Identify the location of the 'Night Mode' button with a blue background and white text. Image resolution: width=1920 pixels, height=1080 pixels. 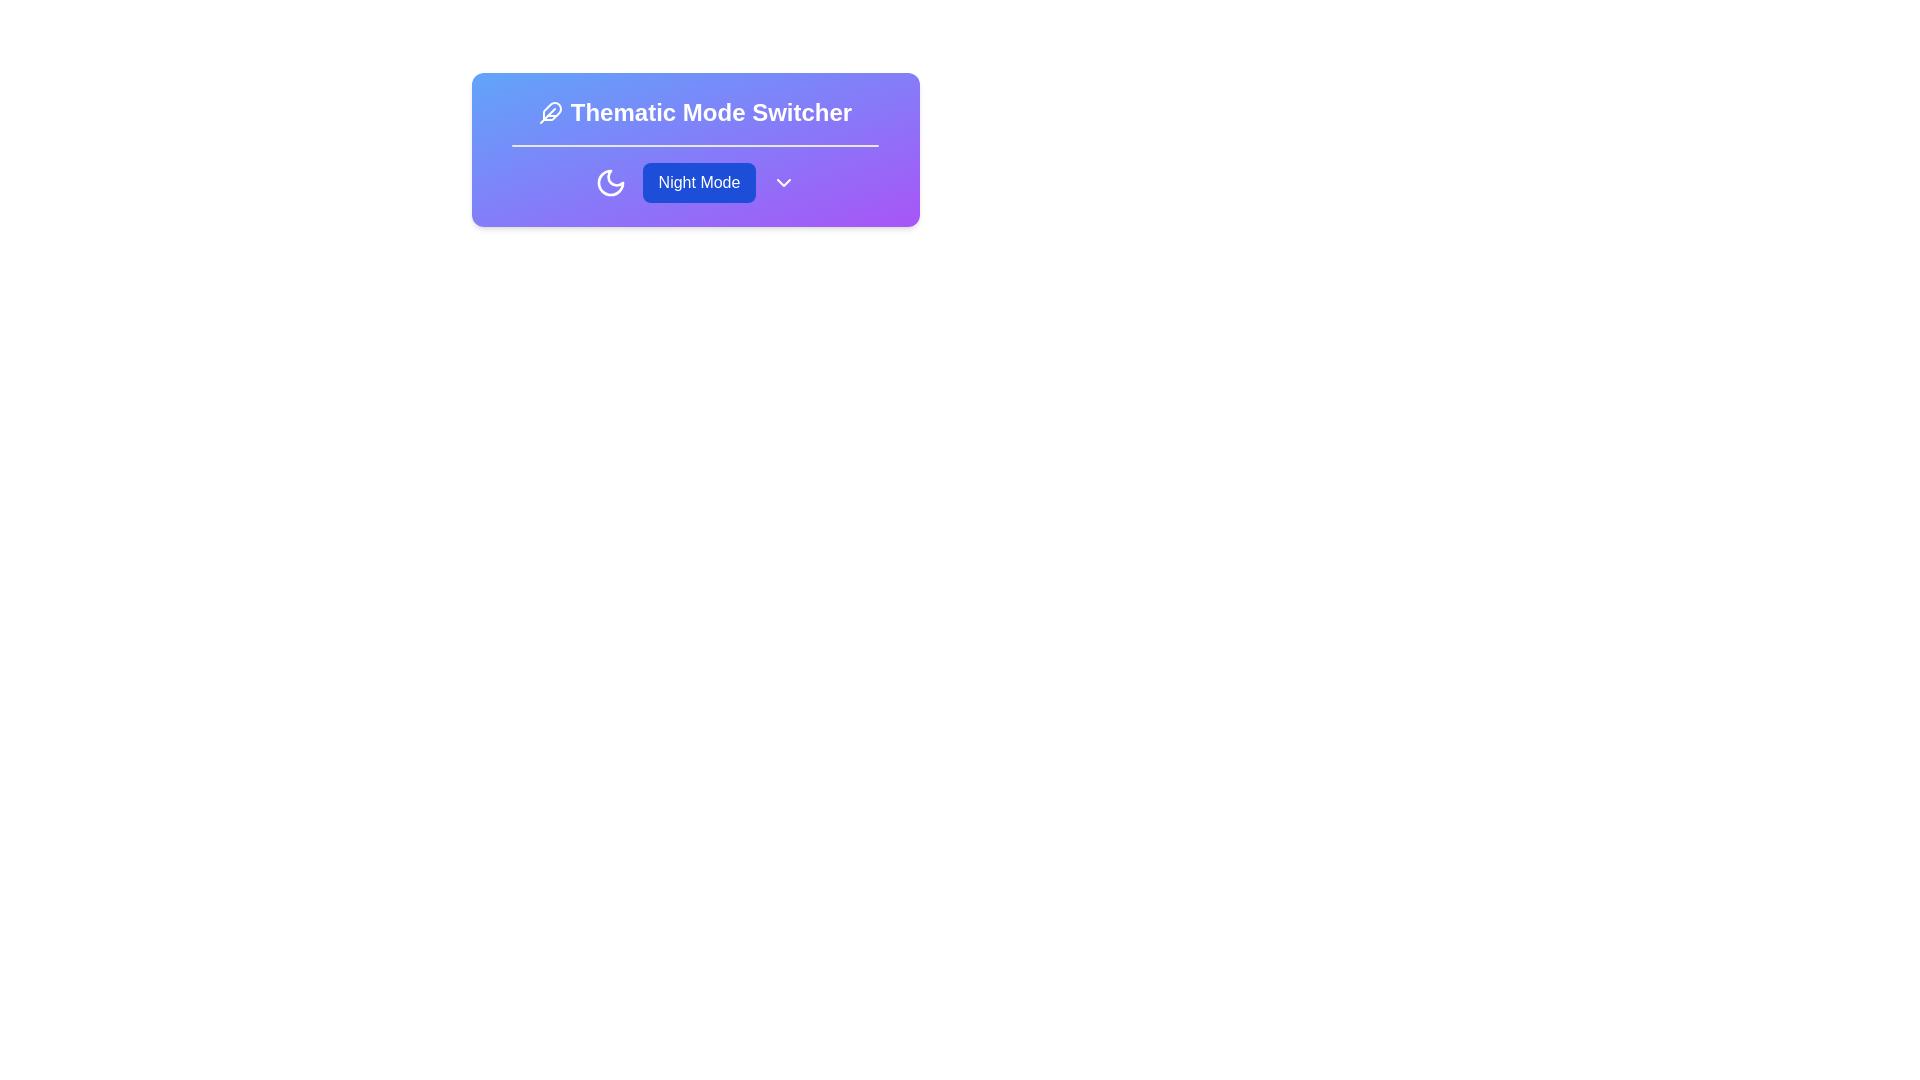
(695, 182).